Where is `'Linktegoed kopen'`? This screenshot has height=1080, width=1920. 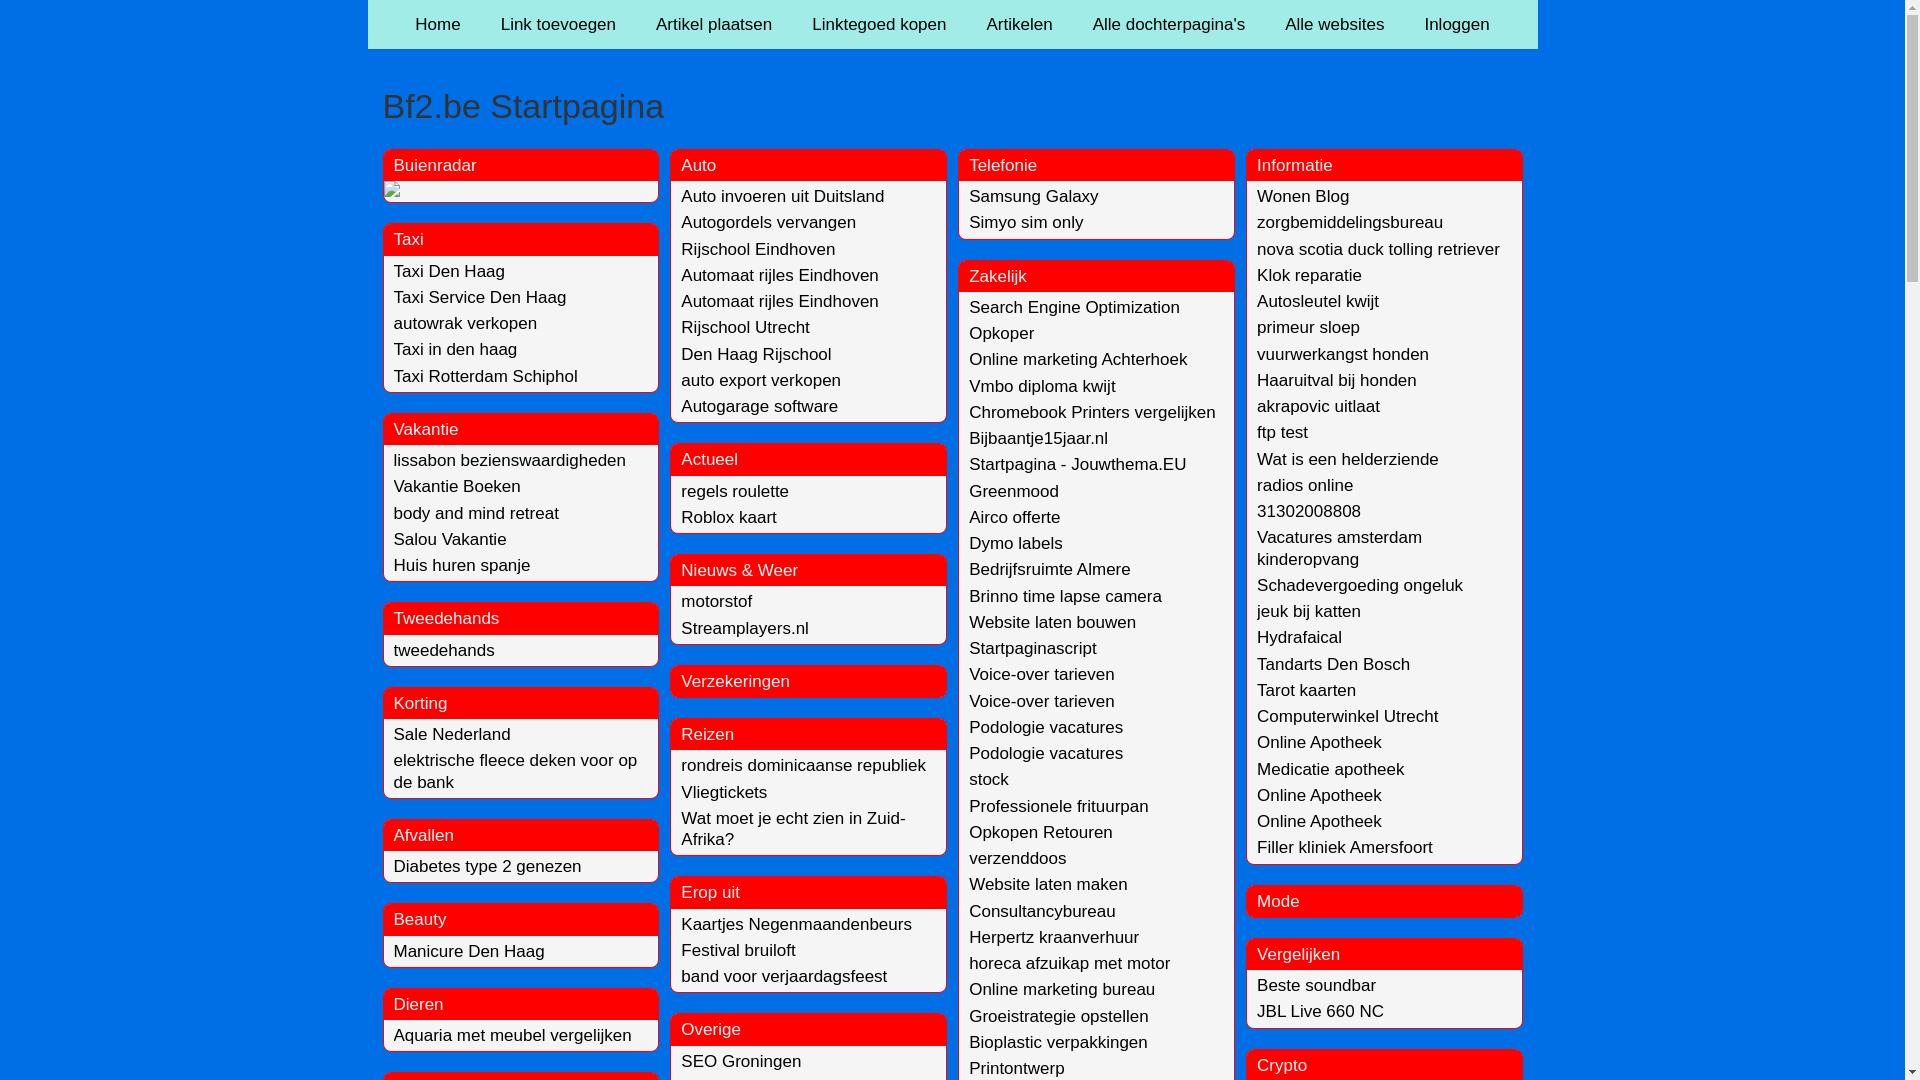 'Linktegoed kopen' is located at coordinates (878, 24).